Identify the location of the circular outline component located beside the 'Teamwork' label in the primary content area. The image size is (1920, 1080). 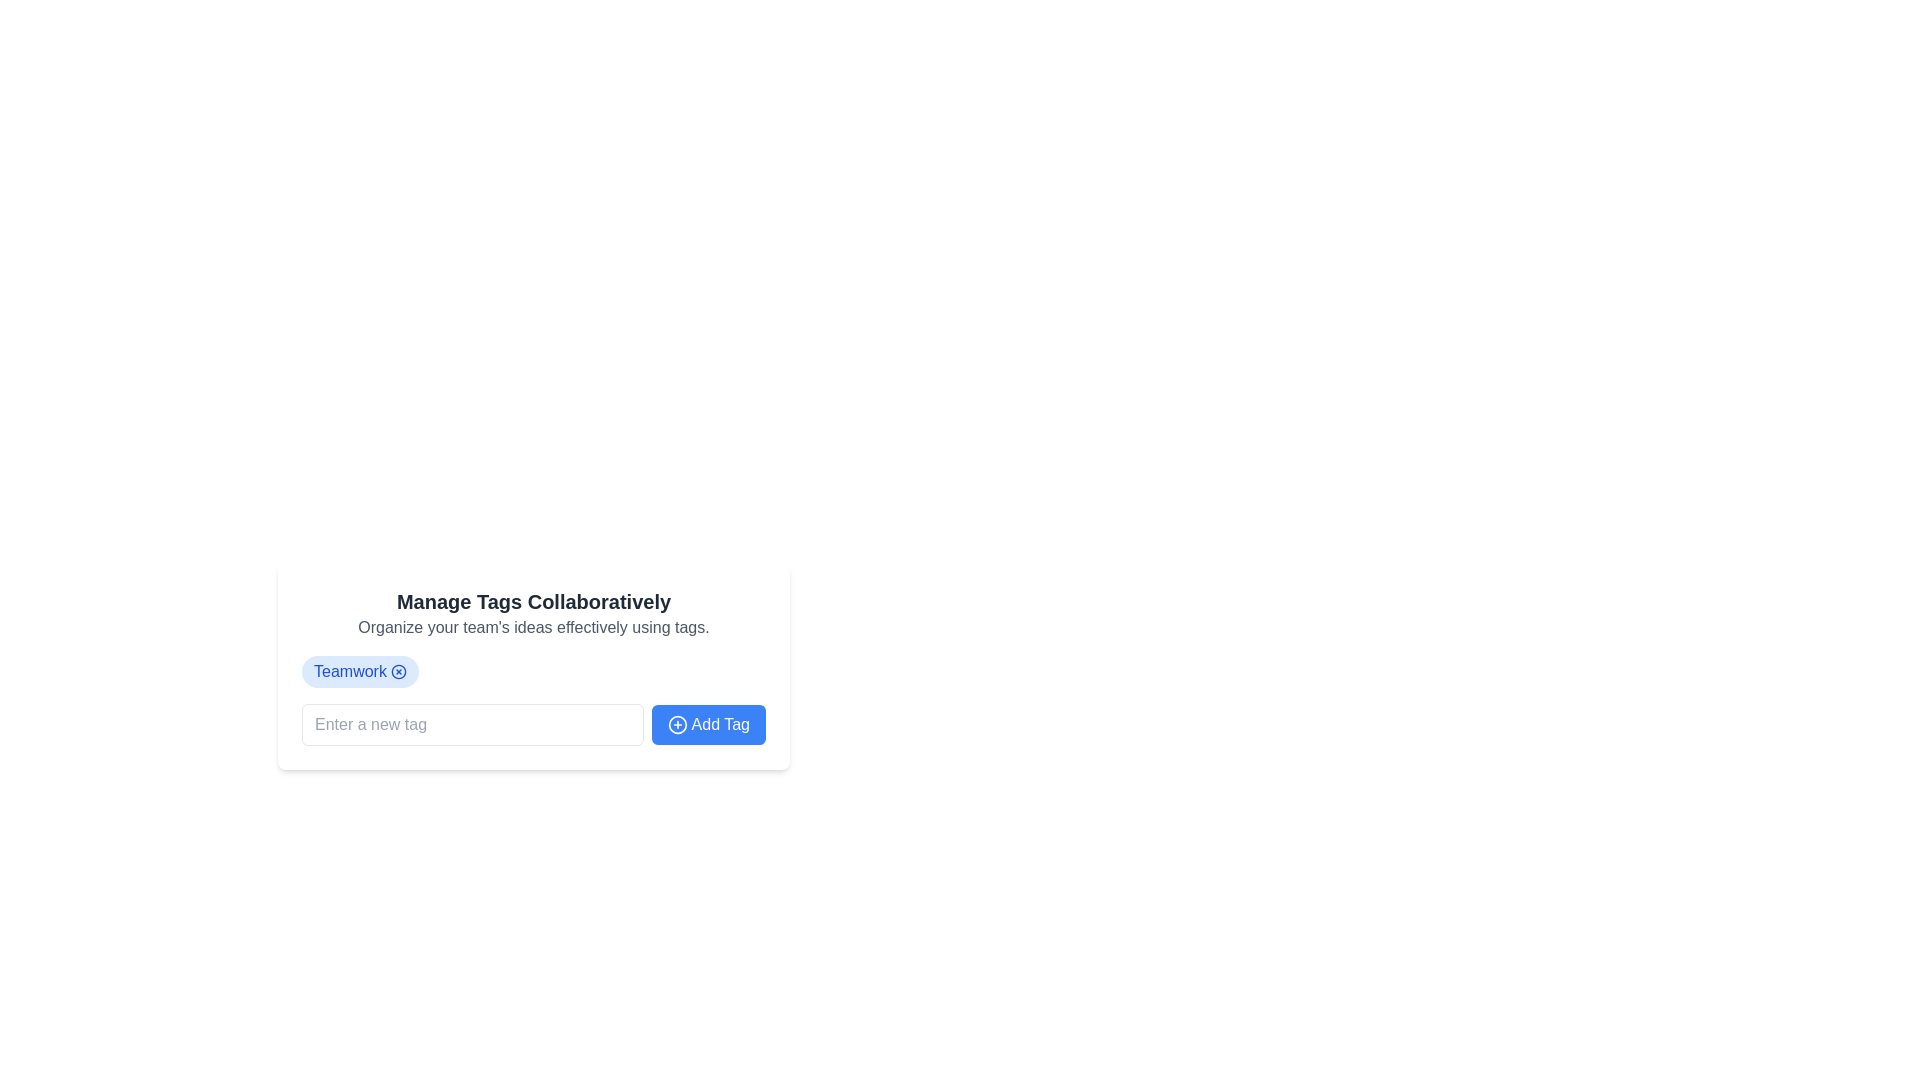
(398, 671).